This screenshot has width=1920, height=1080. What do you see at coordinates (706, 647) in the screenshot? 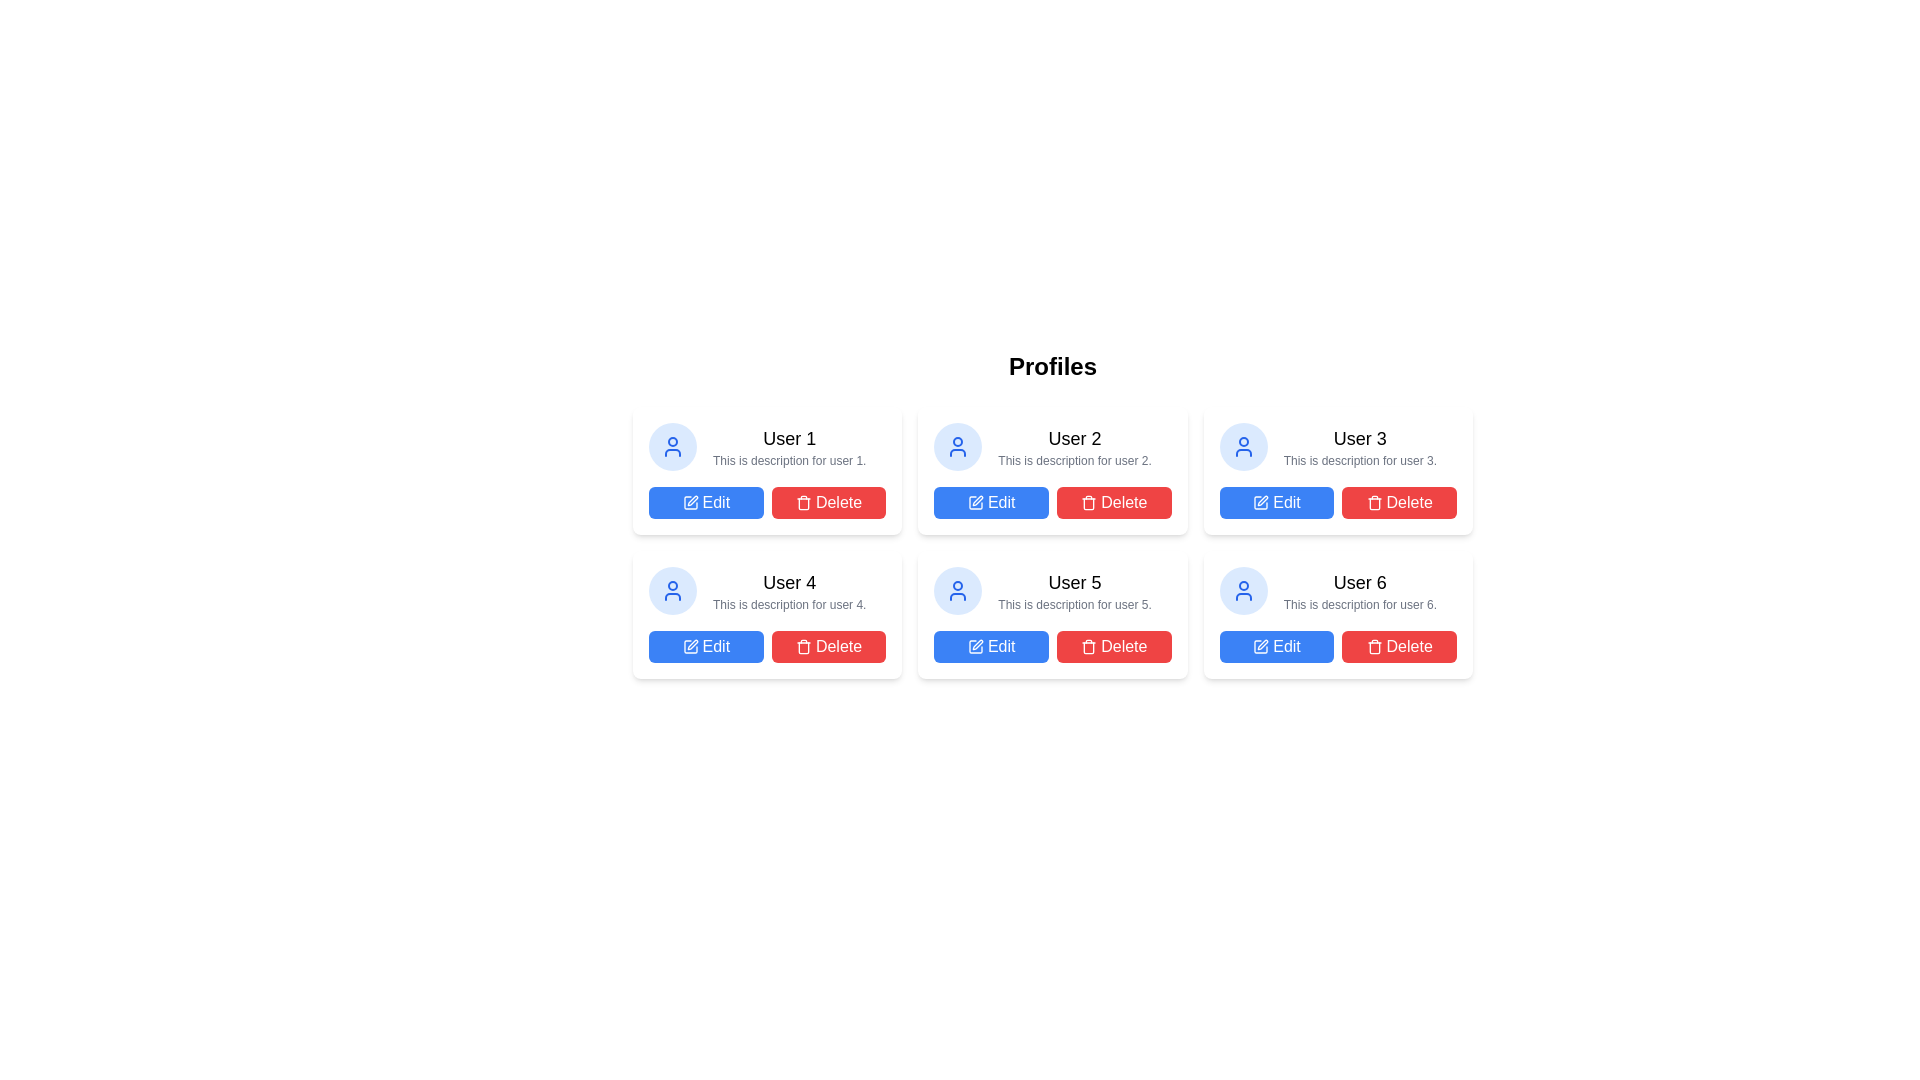
I see `the edit button located in the bottom row, first column of the user card grid, which allows editing information related to 'User 4'` at bounding box center [706, 647].